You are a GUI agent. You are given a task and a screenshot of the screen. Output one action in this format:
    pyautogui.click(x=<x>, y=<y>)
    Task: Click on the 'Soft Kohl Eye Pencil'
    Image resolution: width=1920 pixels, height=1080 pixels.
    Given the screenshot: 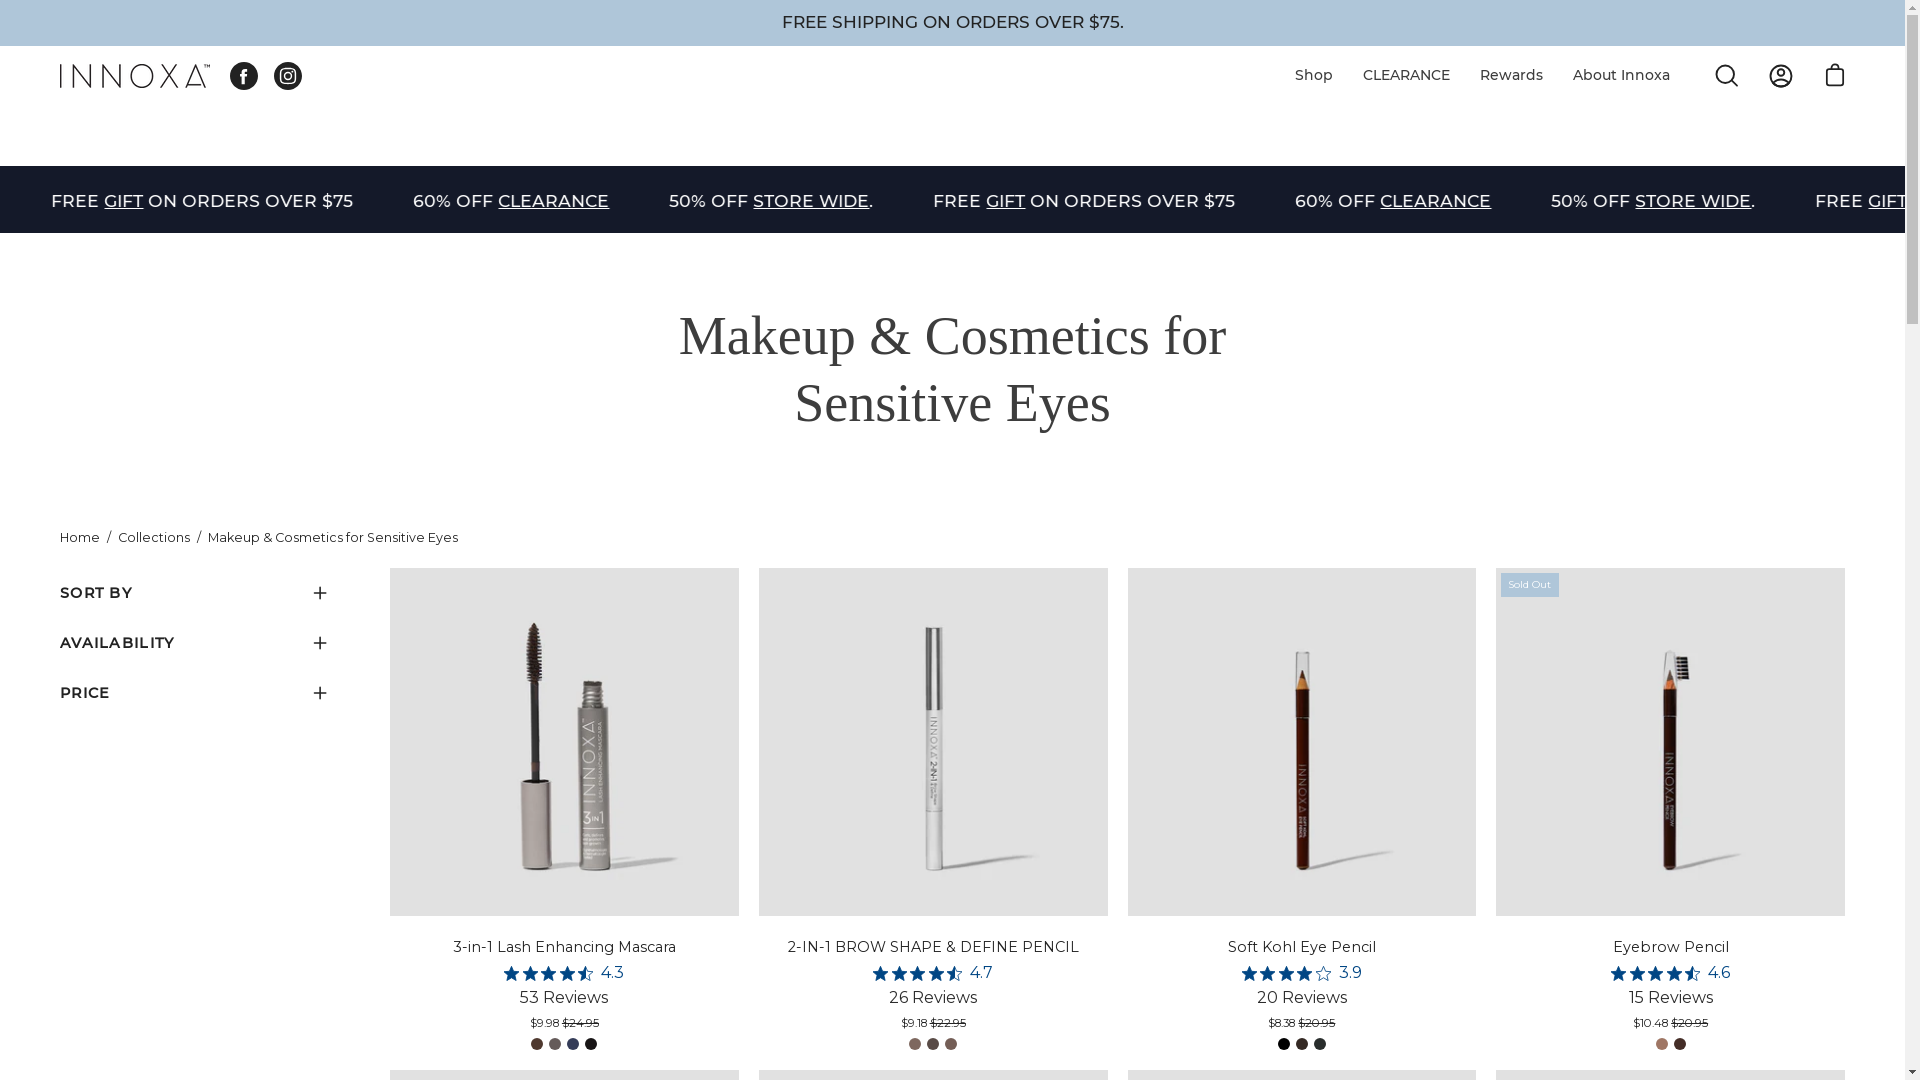 What is the action you would take?
    pyautogui.click(x=1302, y=946)
    